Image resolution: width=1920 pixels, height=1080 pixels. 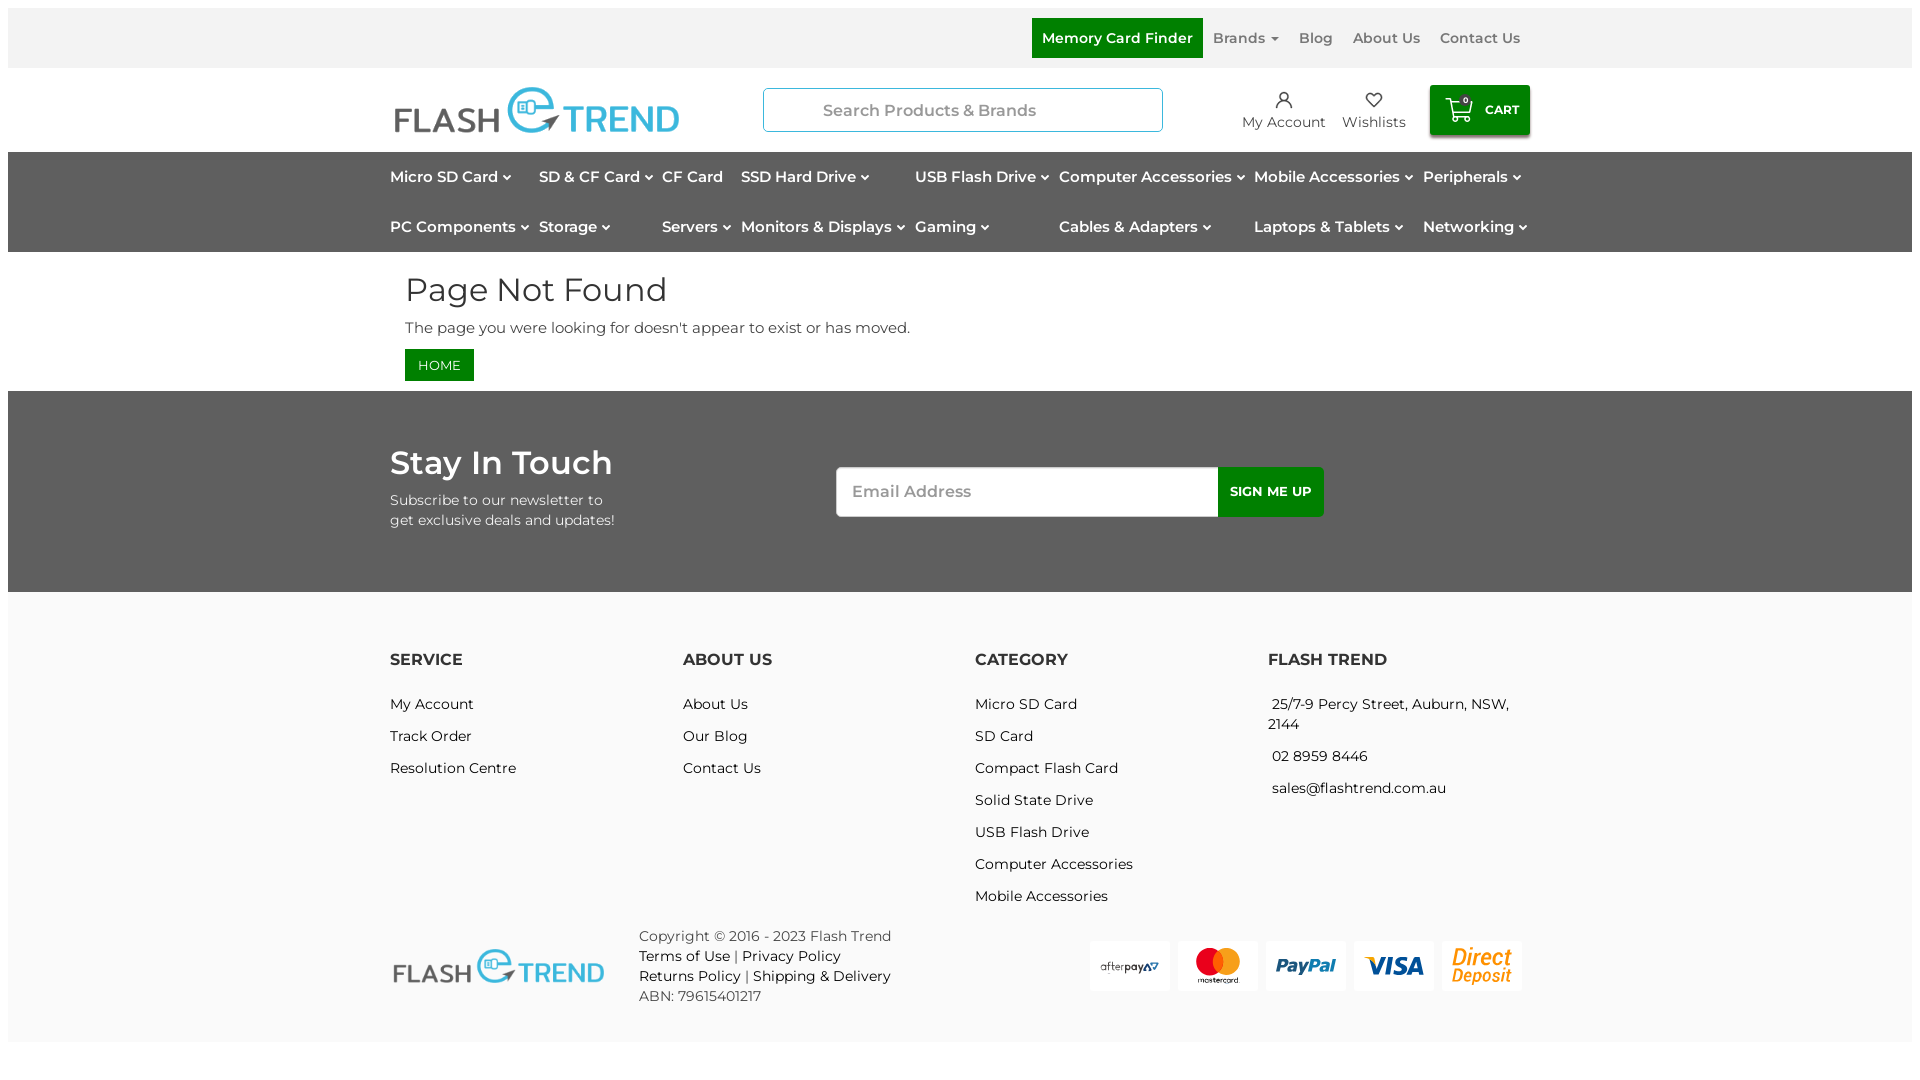 I want to click on 'CF Card', so click(x=662, y=176).